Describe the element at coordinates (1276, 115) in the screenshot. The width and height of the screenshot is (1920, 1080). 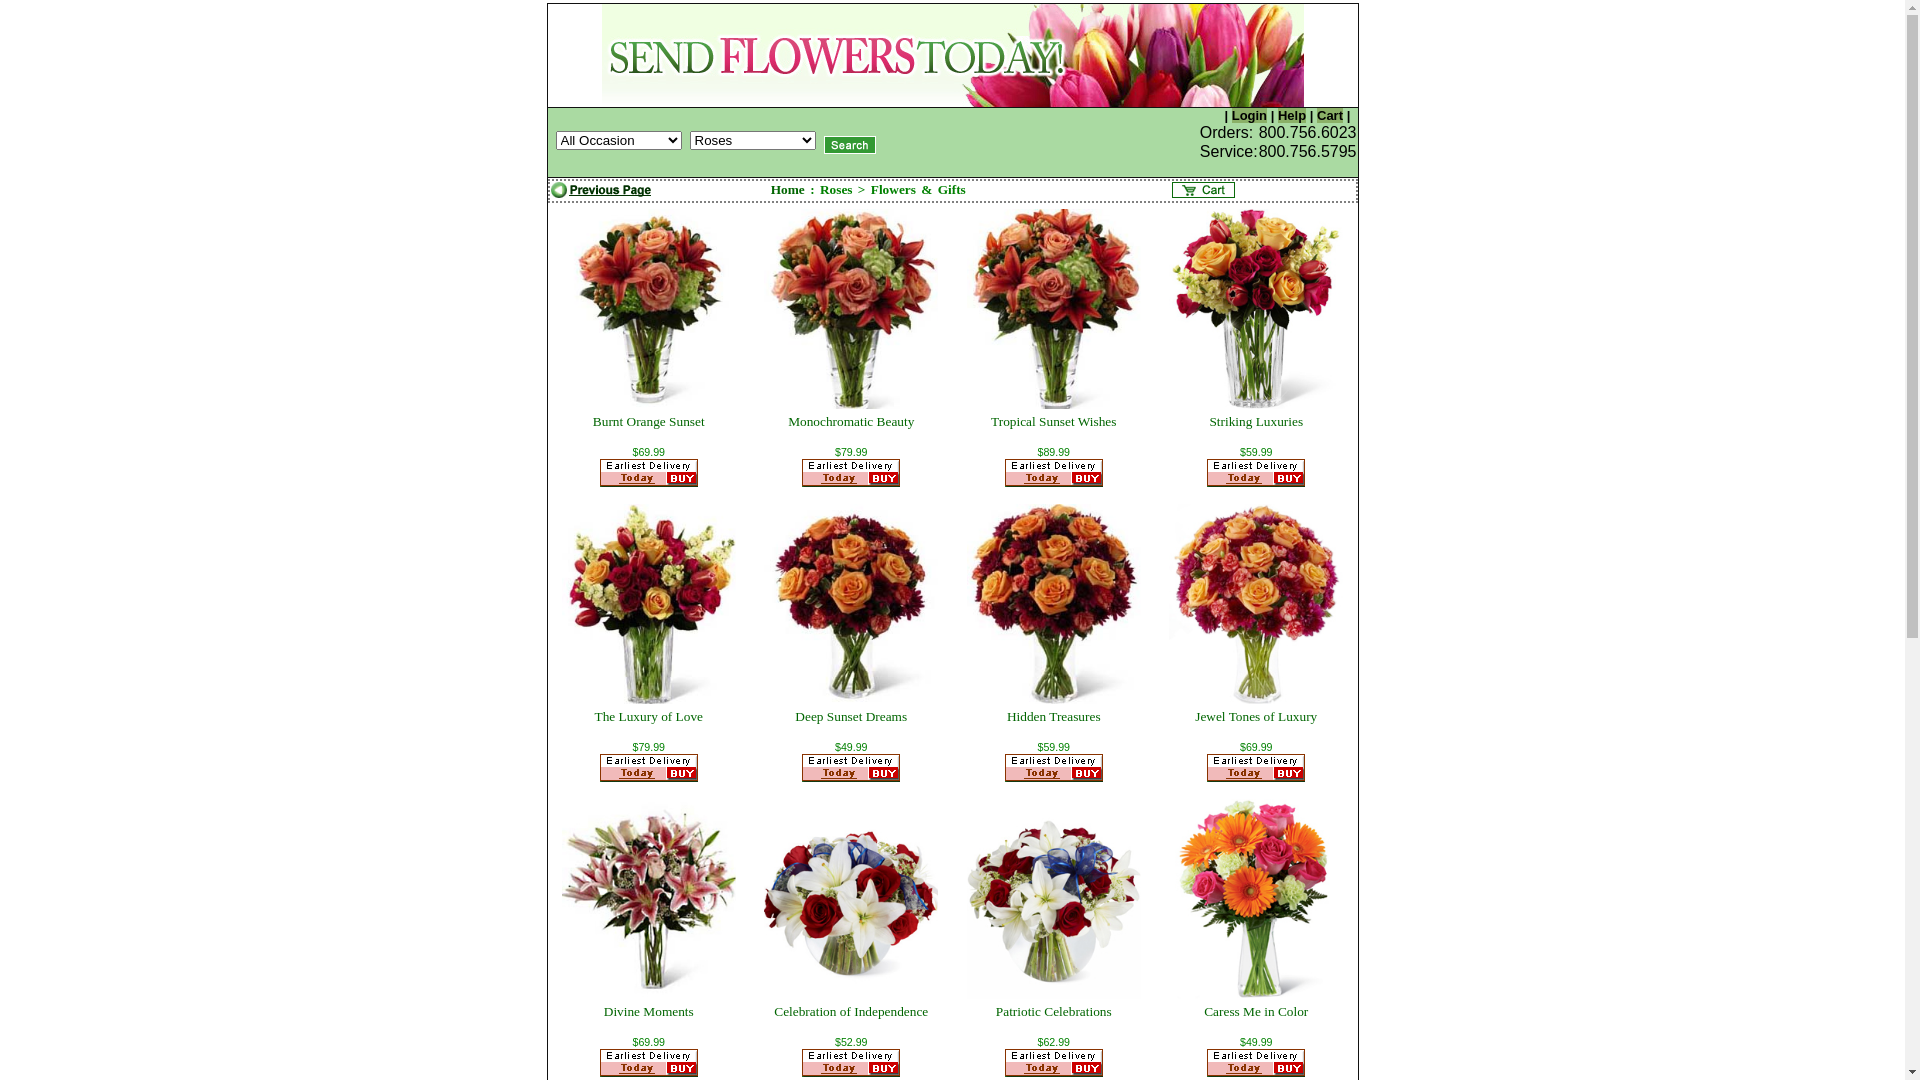
I see `'Help'` at that location.